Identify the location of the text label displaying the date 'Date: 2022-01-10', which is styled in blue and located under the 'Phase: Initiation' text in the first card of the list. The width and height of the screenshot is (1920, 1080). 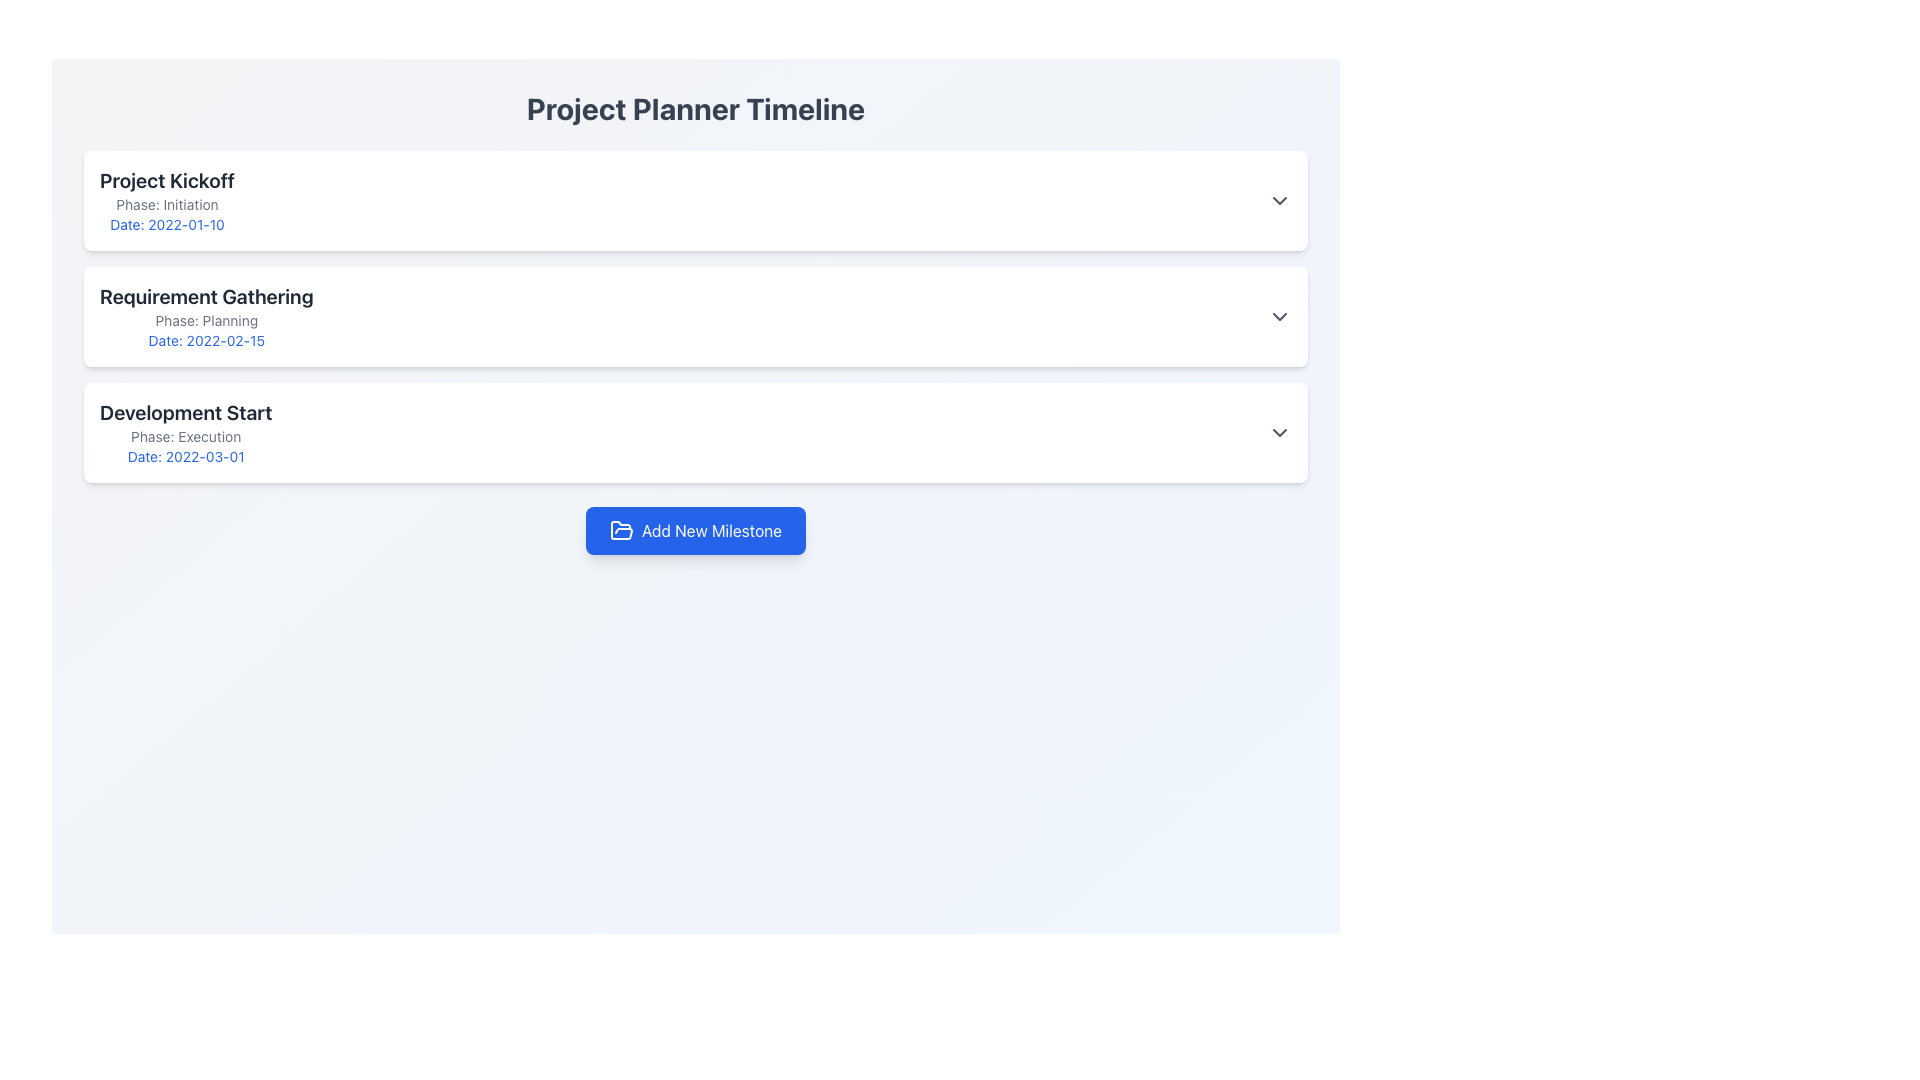
(167, 224).